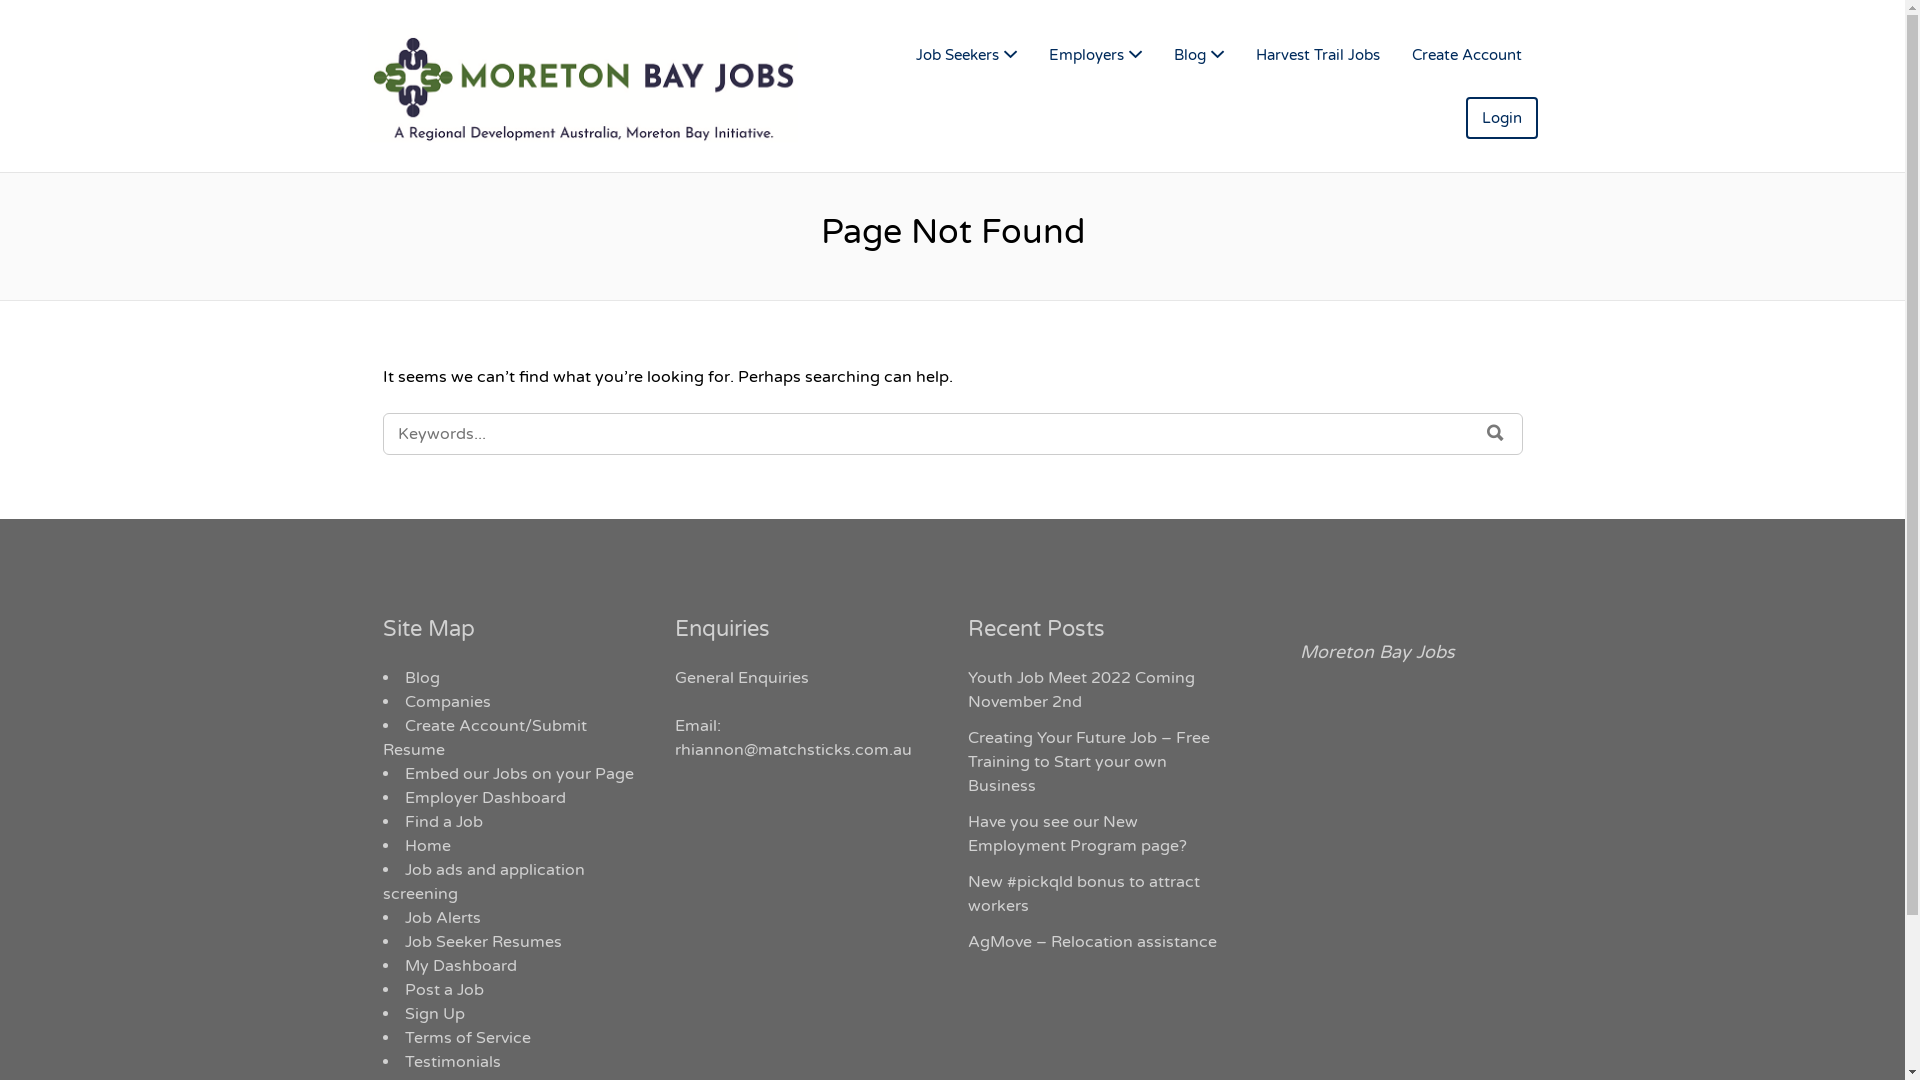  I want to click on 'Employers', so click(1093, 54).